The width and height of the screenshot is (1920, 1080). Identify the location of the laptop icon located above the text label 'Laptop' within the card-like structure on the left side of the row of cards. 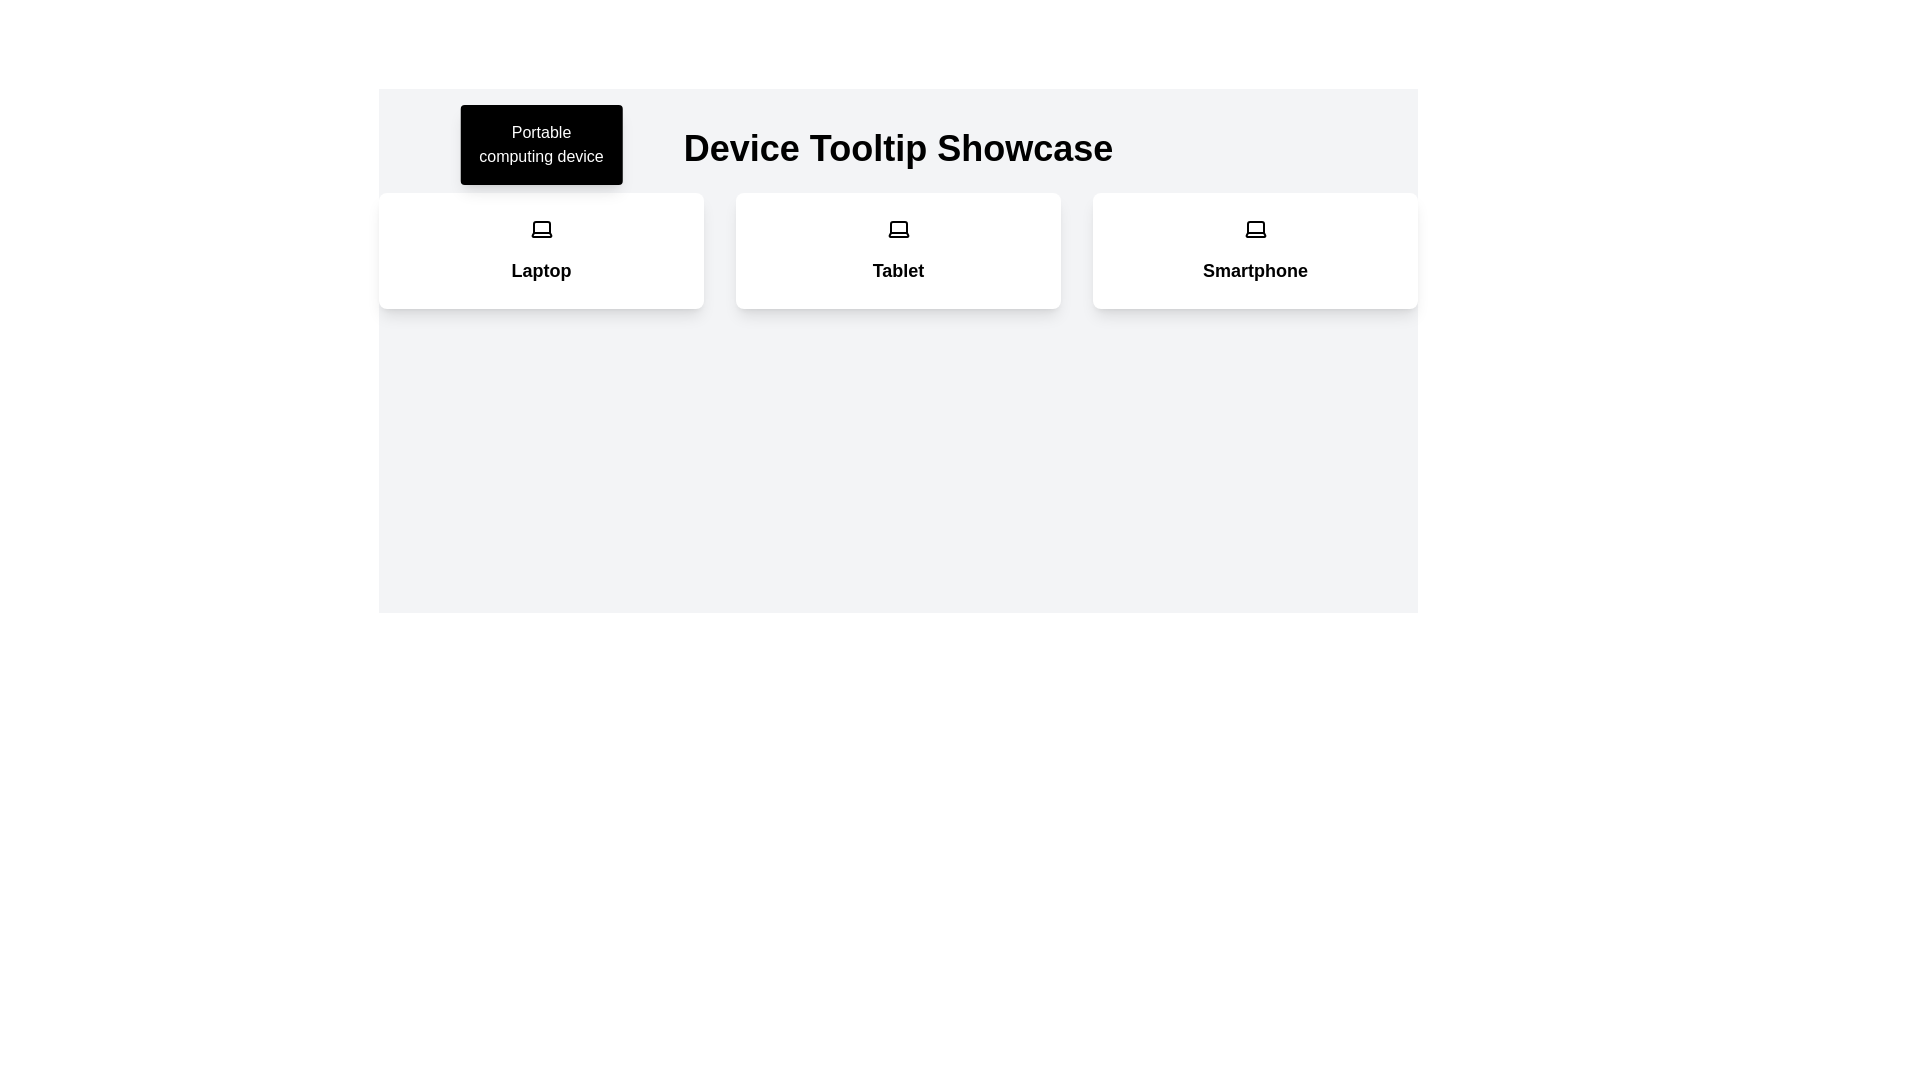
(541, 228).